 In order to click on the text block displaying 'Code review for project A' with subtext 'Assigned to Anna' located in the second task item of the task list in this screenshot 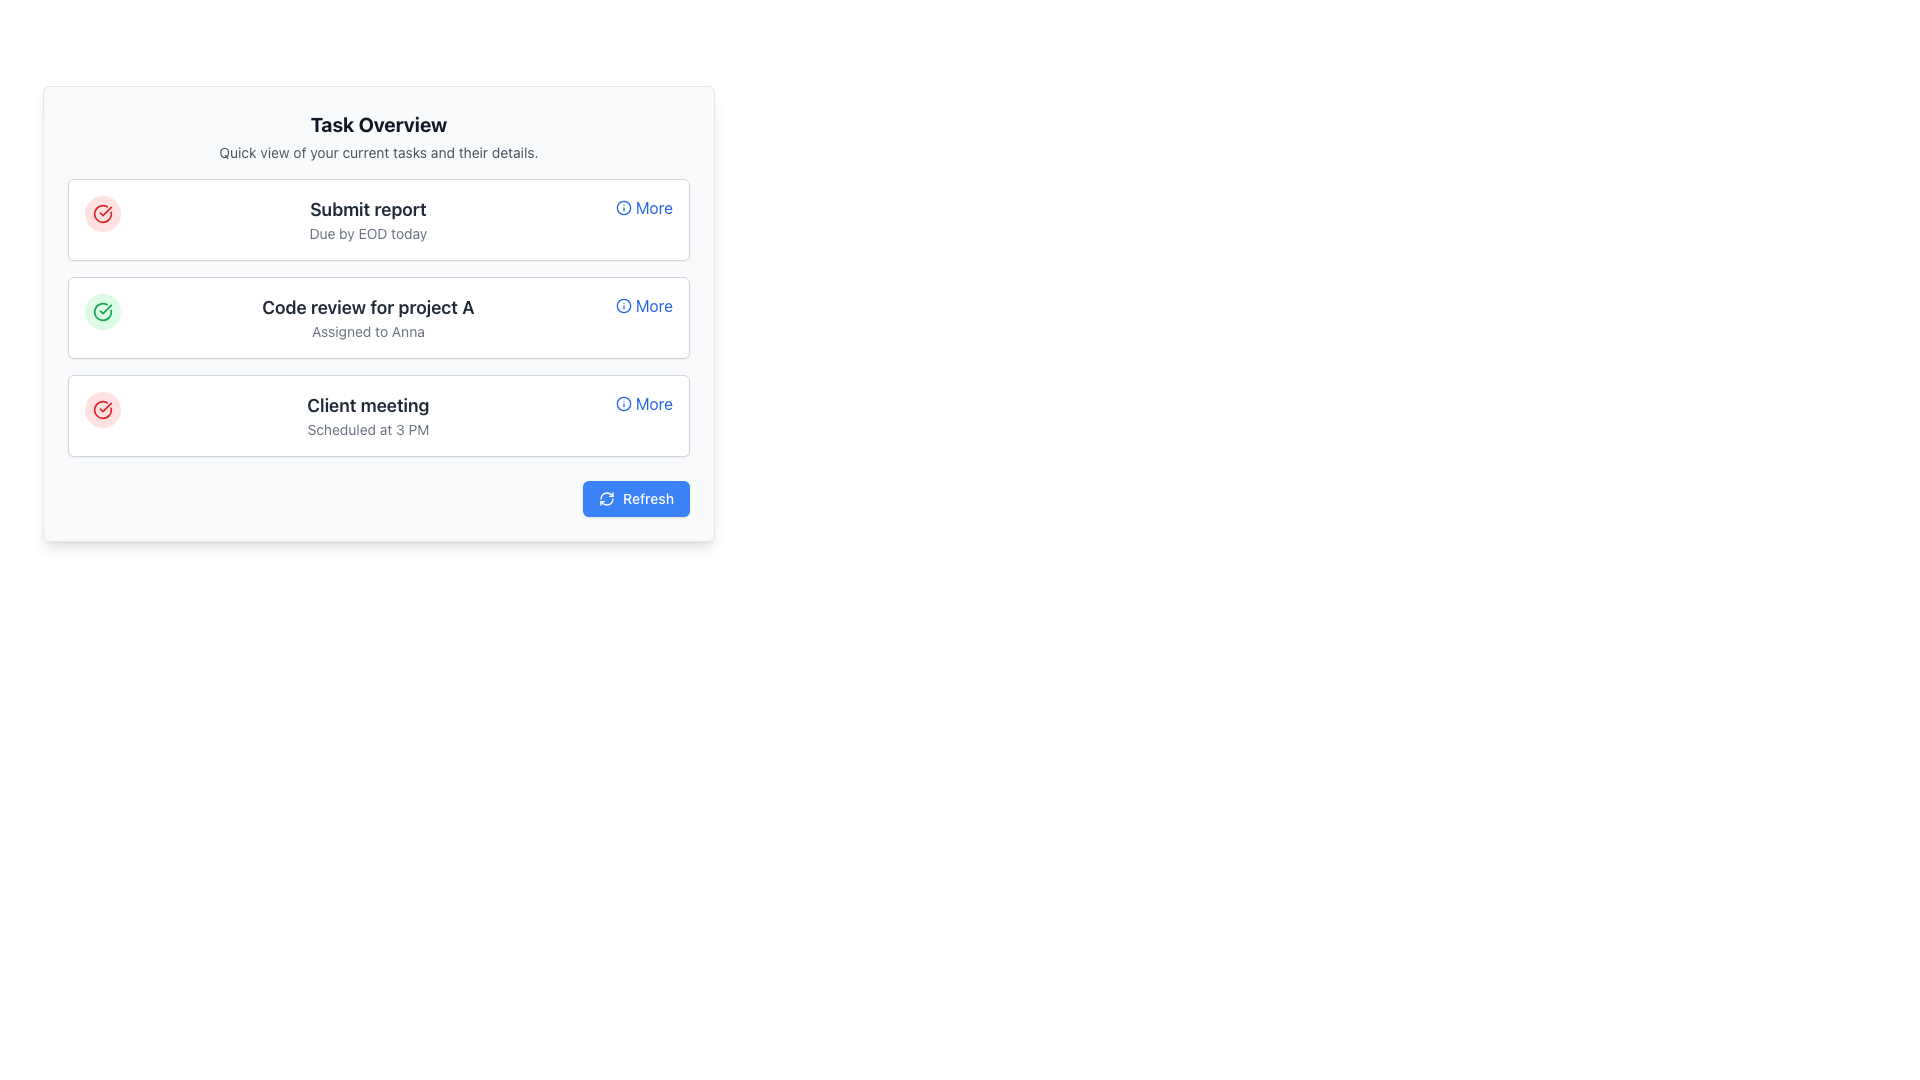, I will do `click(368, 316)`.